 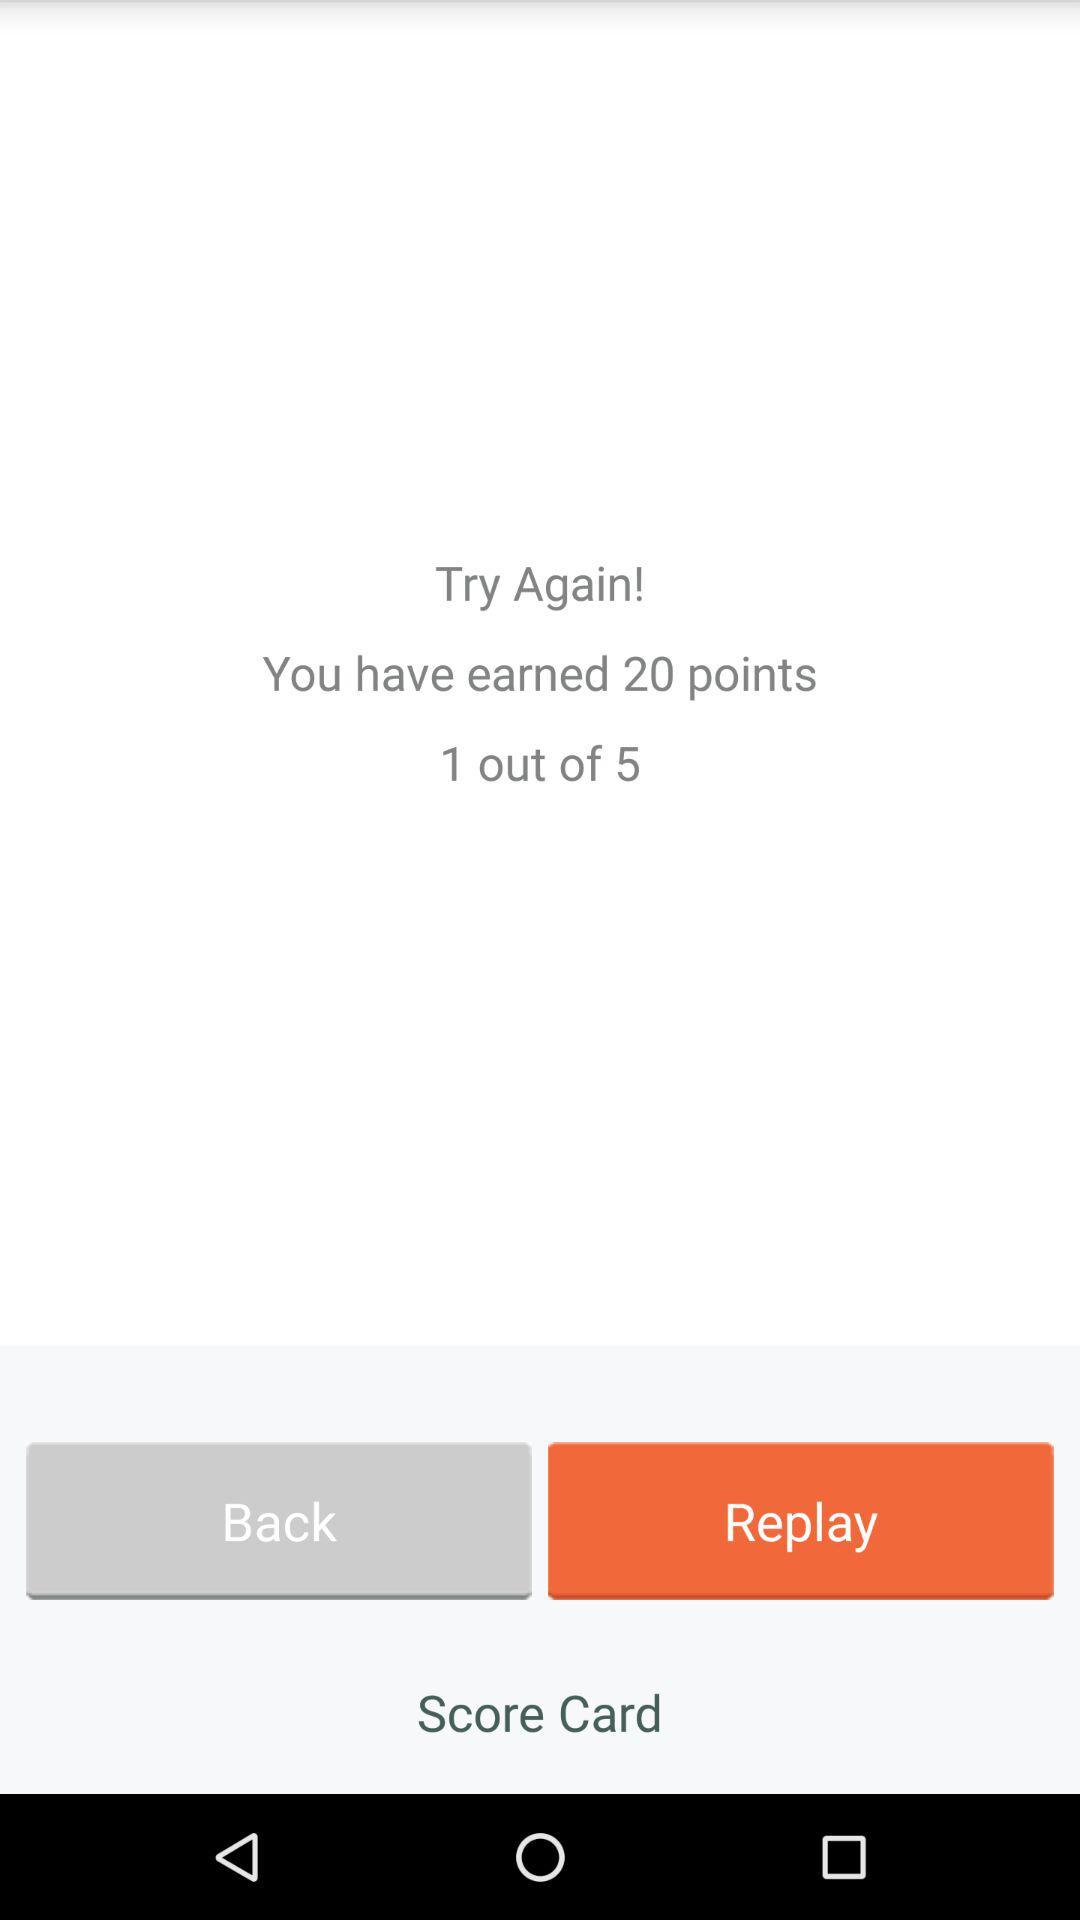 I want to click on the icon next to back app, so click(x=800, y=1520).